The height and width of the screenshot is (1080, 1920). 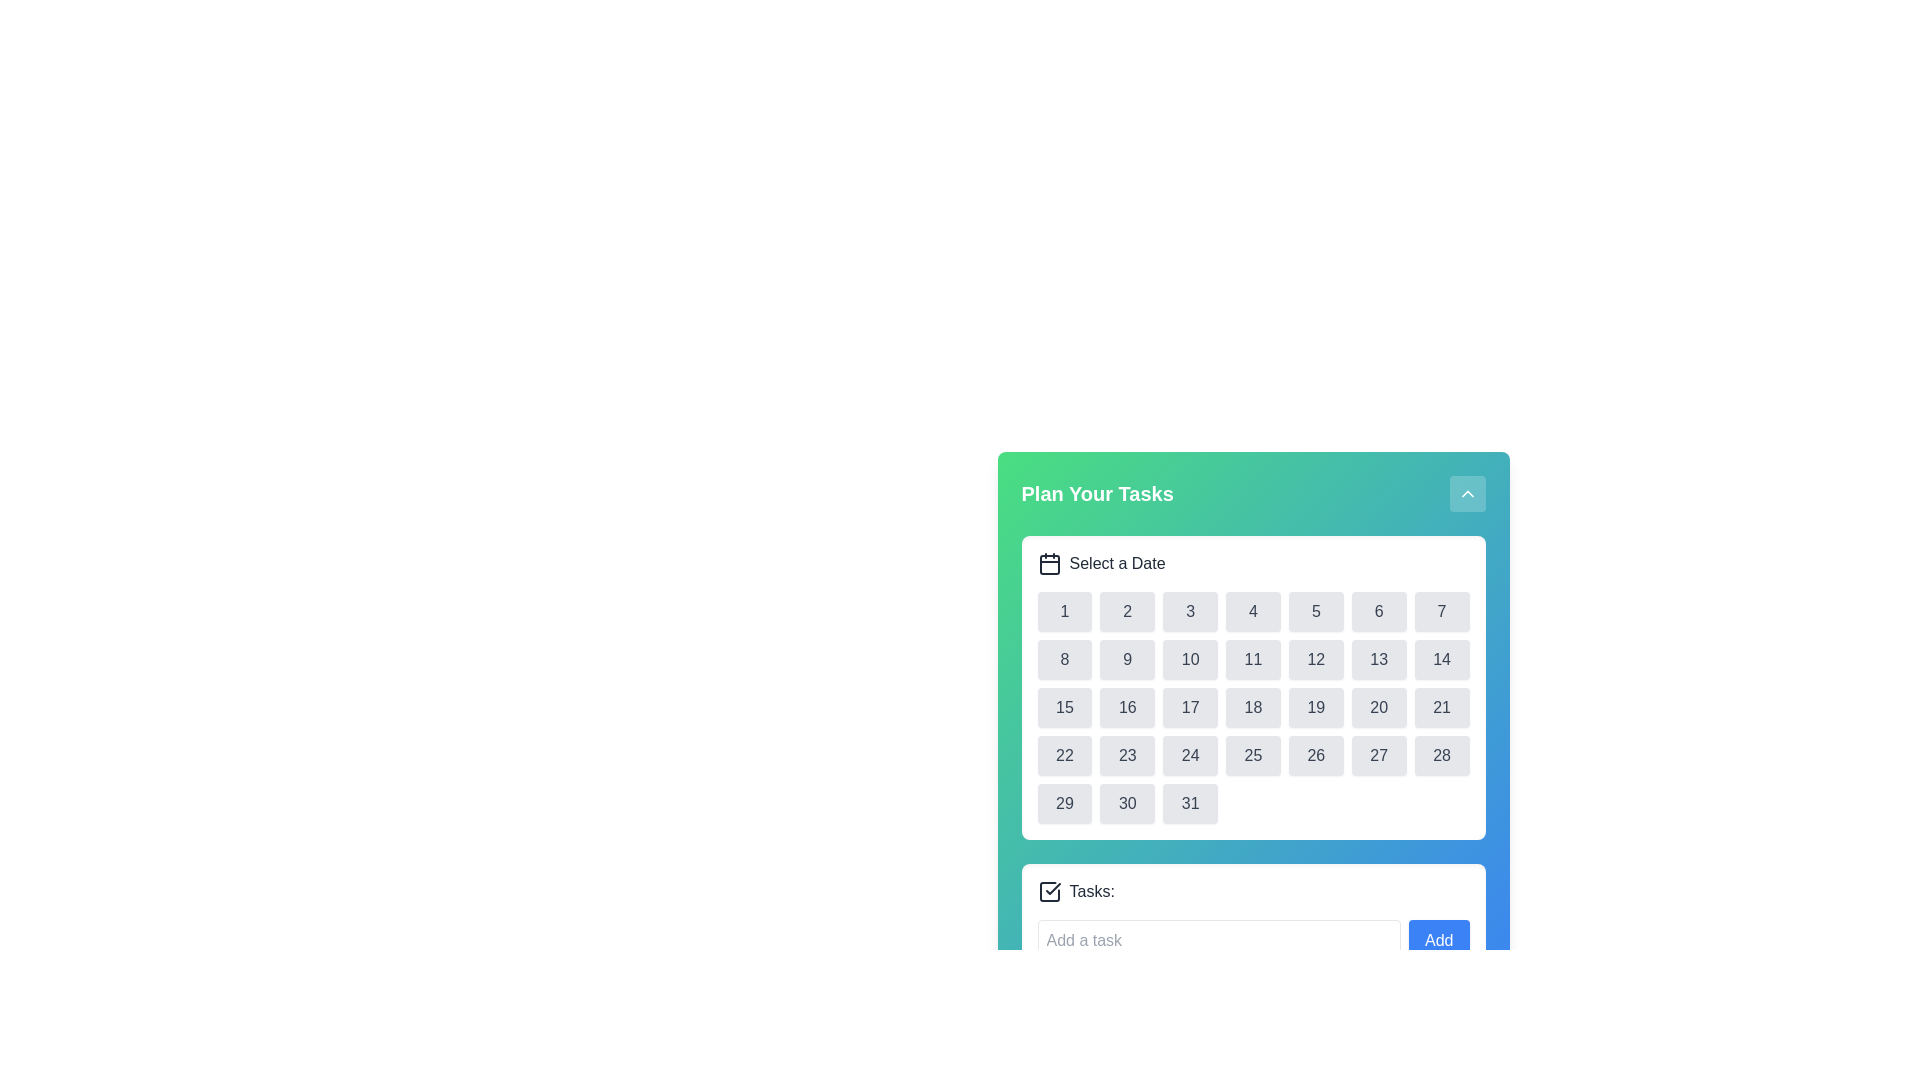 What do you see at coordinates (1378, 707) in the screenshot?
I see `the rounded rectangular button with a light gray background and the text '20' centered in dark gray` at bounding box center [1378, 707].